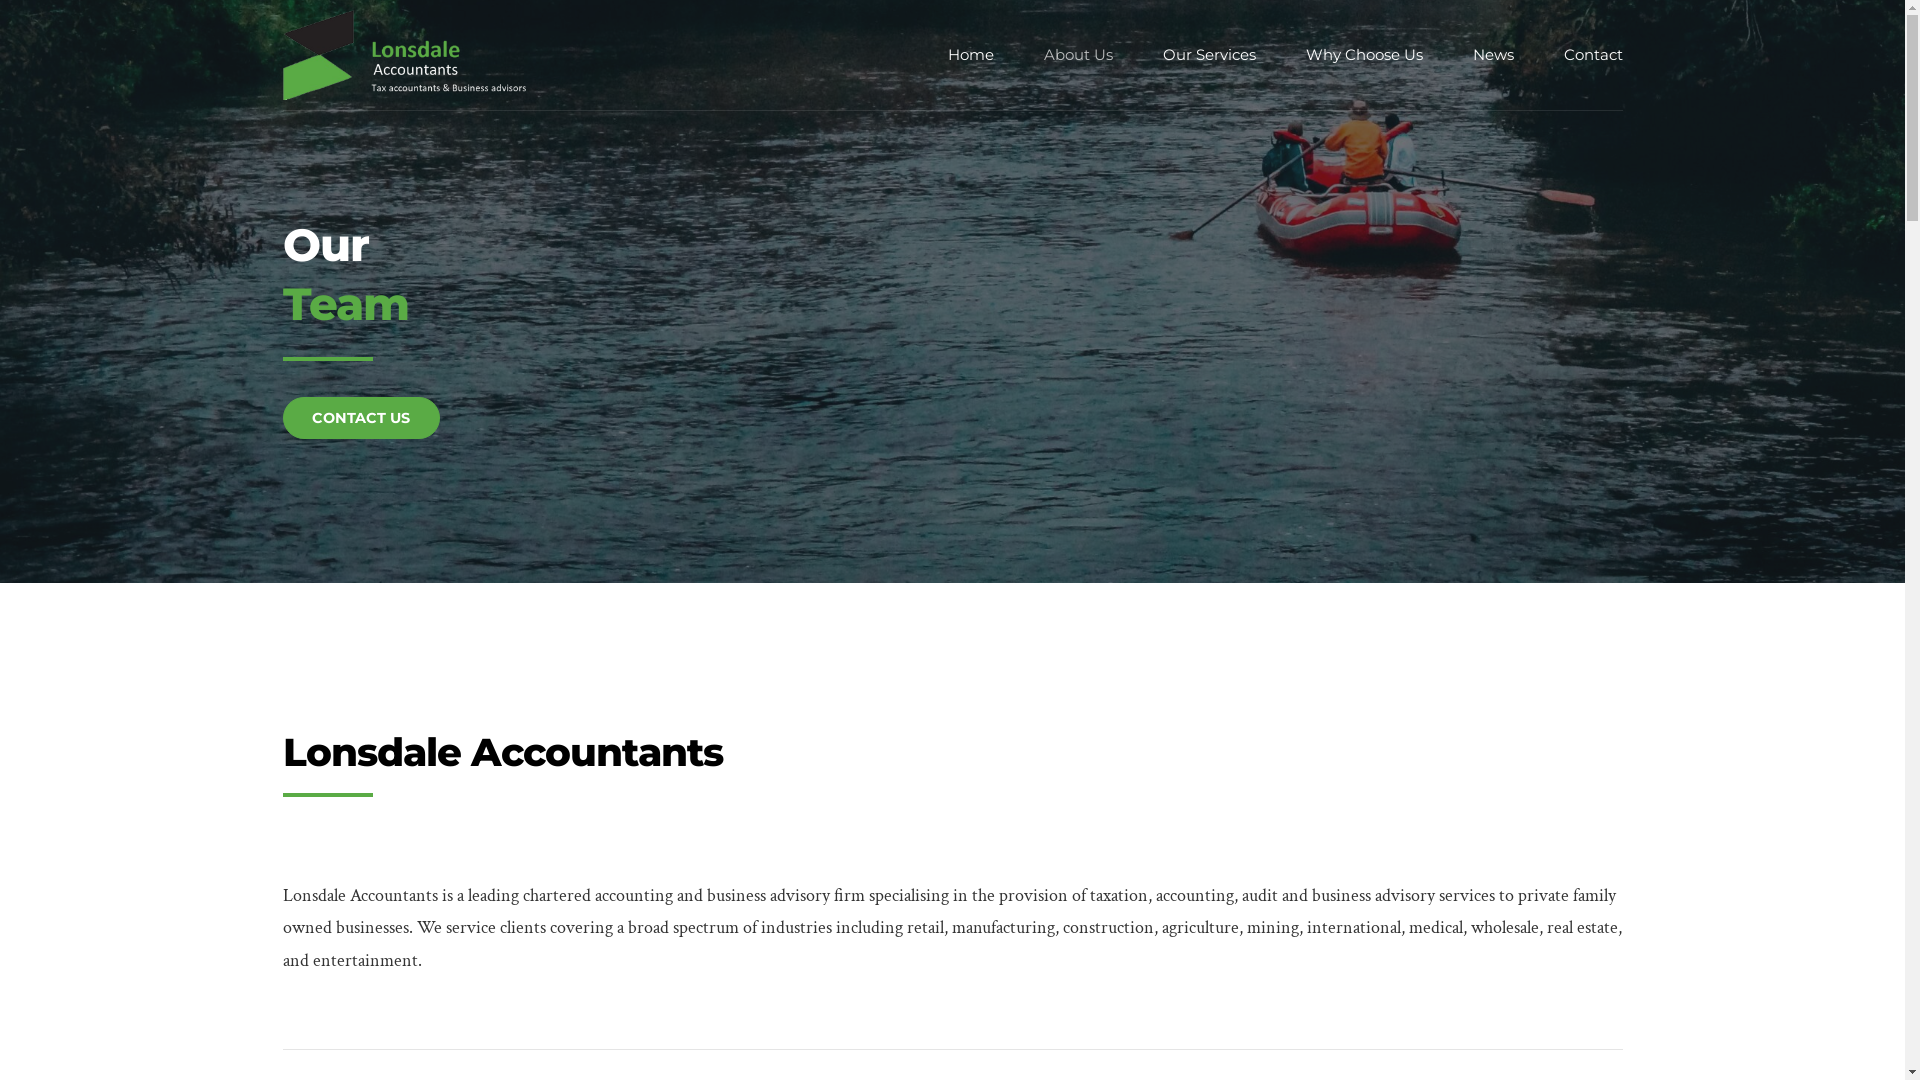 Image resolution: width=1920 pixels, height=1080 pixels. Describe the element at coordinates (1563, 53) in the screenshot. I see `'Contact'` at that location.